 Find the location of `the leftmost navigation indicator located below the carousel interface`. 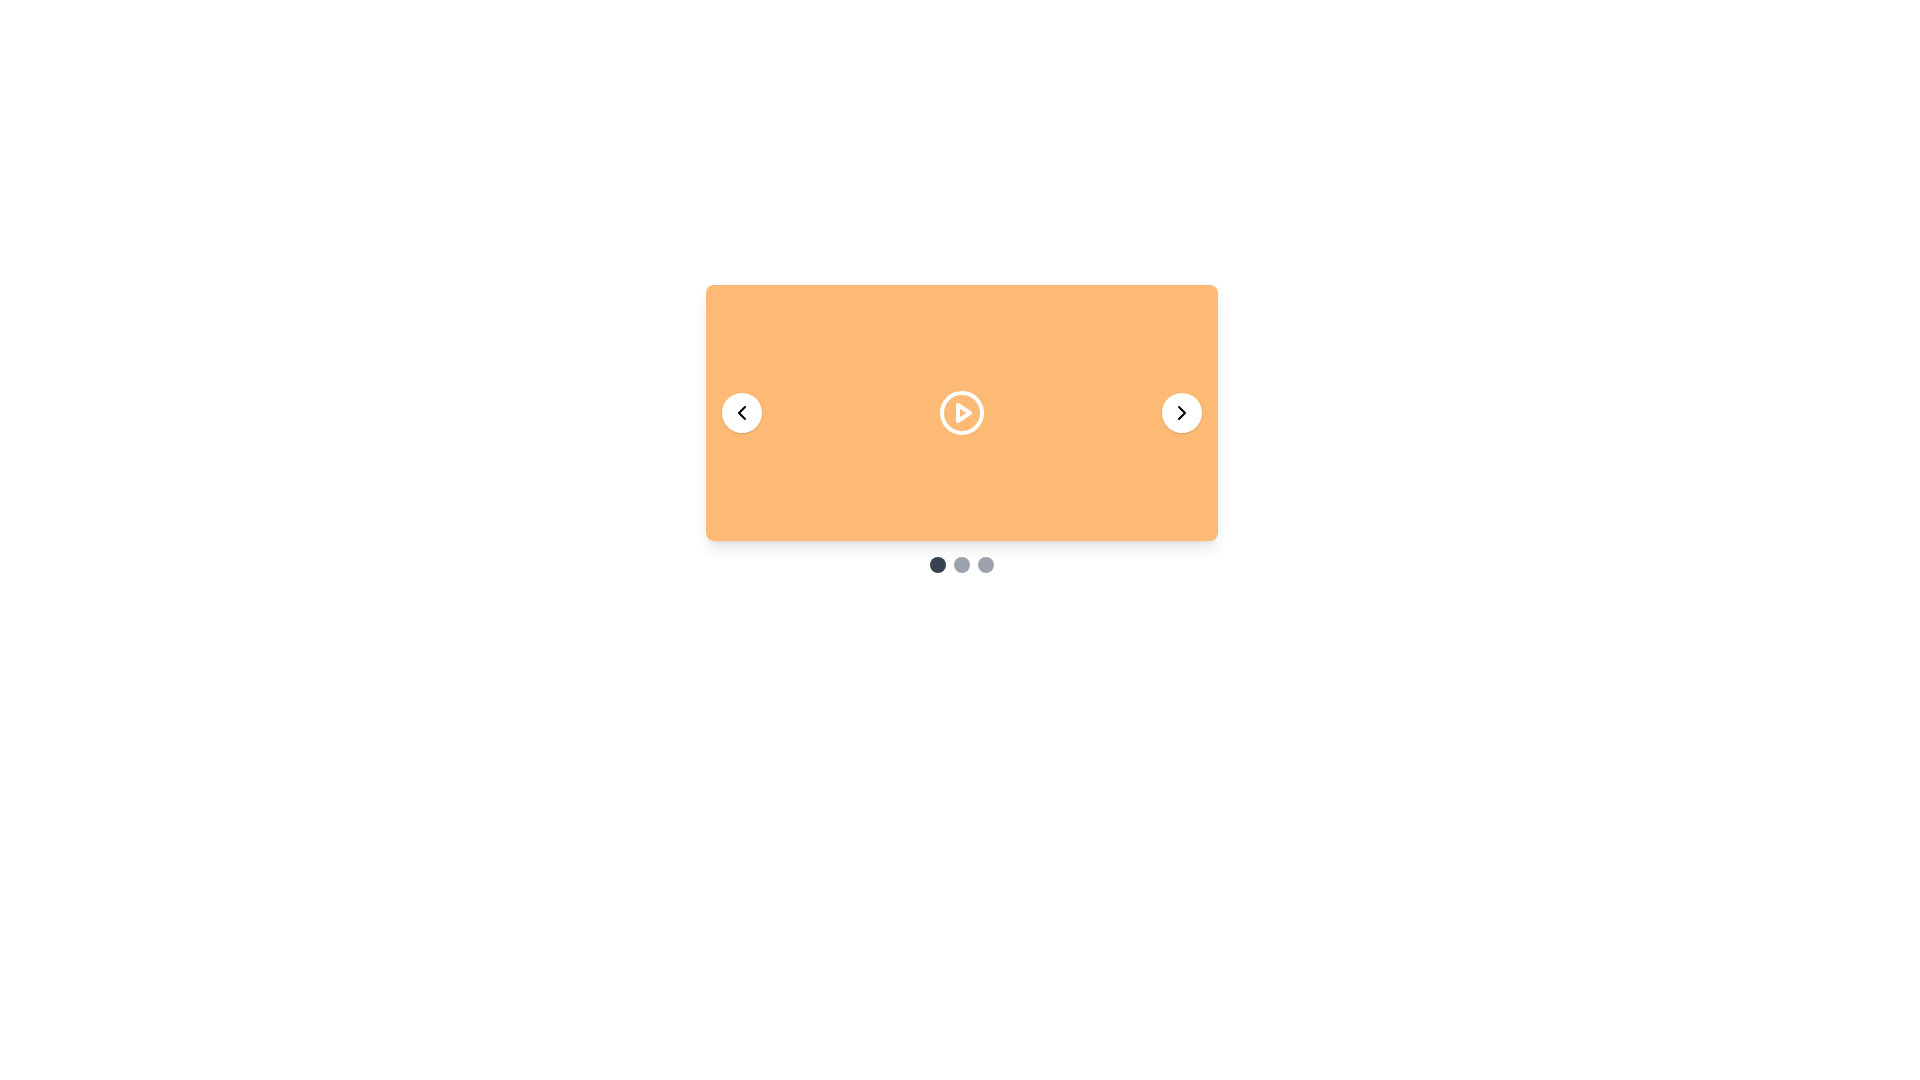

the leftmost navigation indicator located below the carousel interface is located at coordinates (936, 564).